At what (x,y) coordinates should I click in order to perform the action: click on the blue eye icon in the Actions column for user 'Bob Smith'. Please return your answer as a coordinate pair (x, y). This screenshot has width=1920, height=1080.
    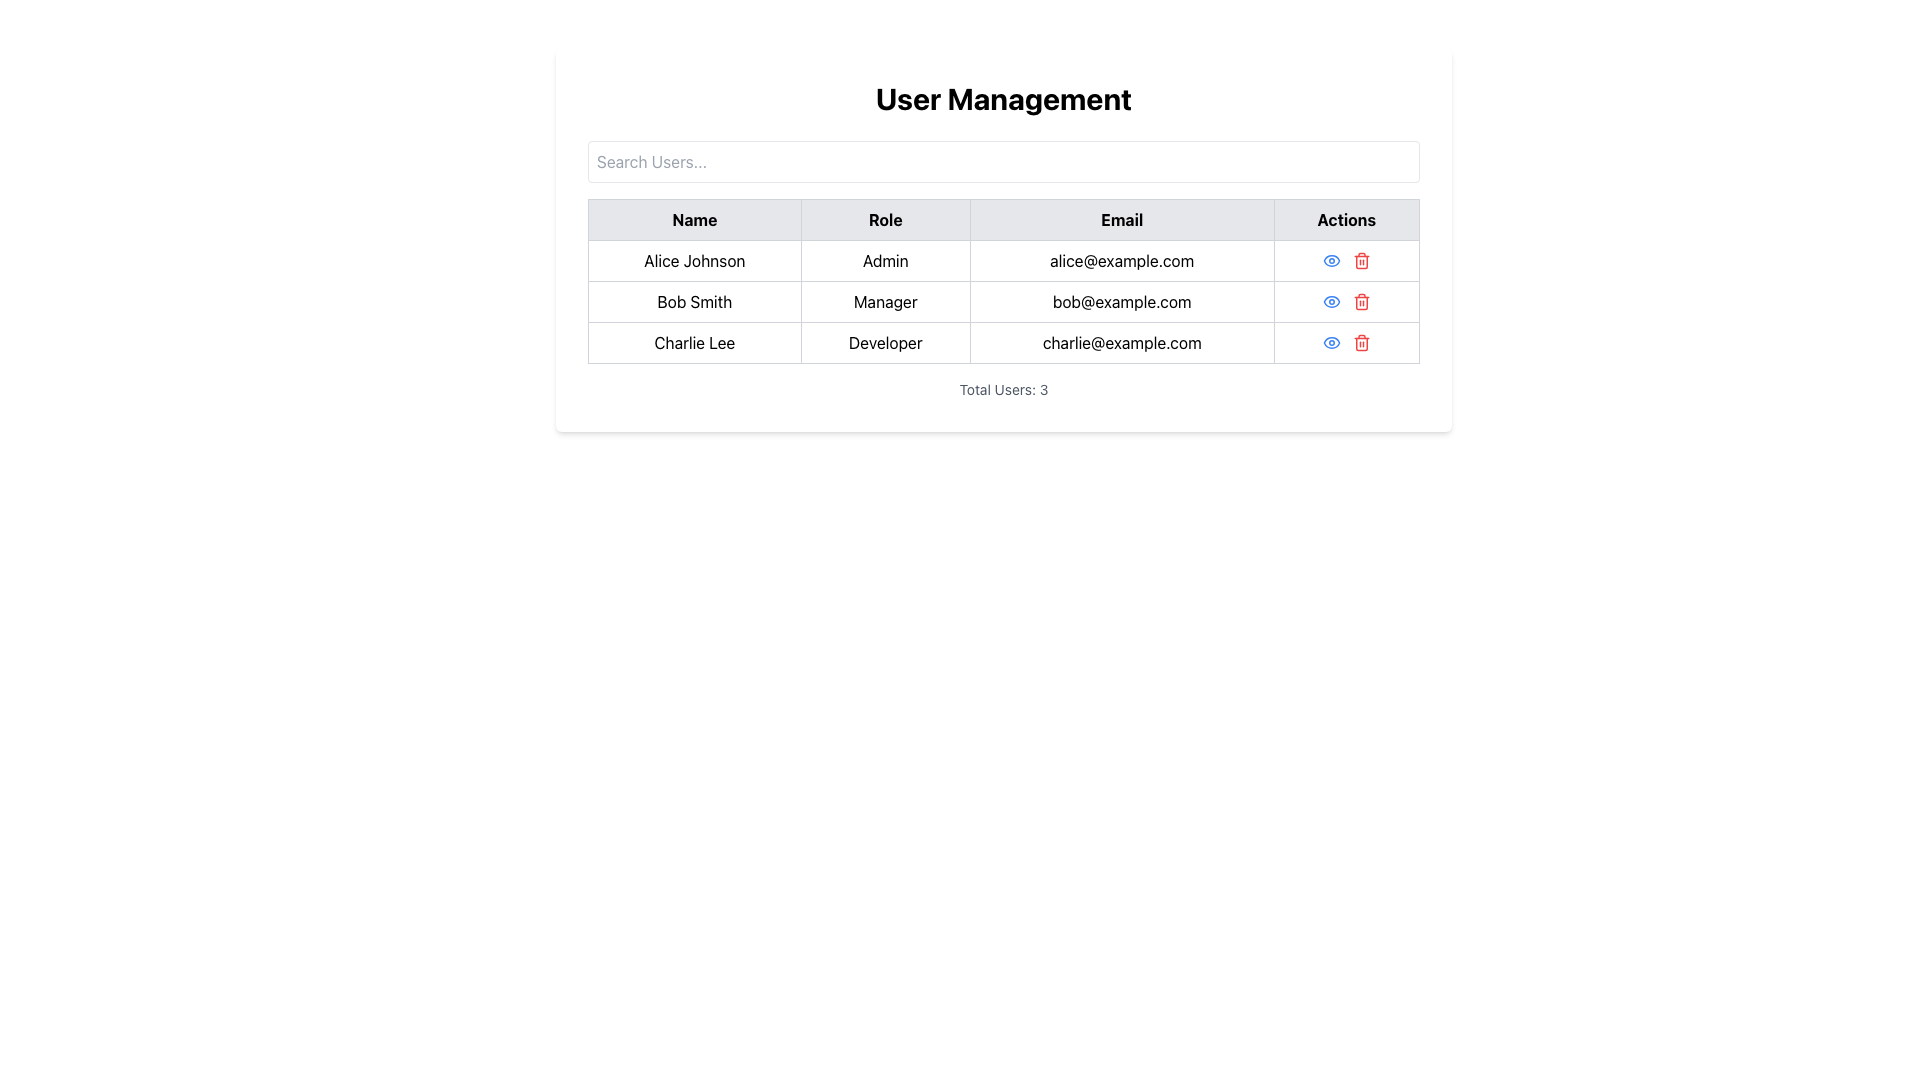
    Looking at the image, I should click on (1331, 301).